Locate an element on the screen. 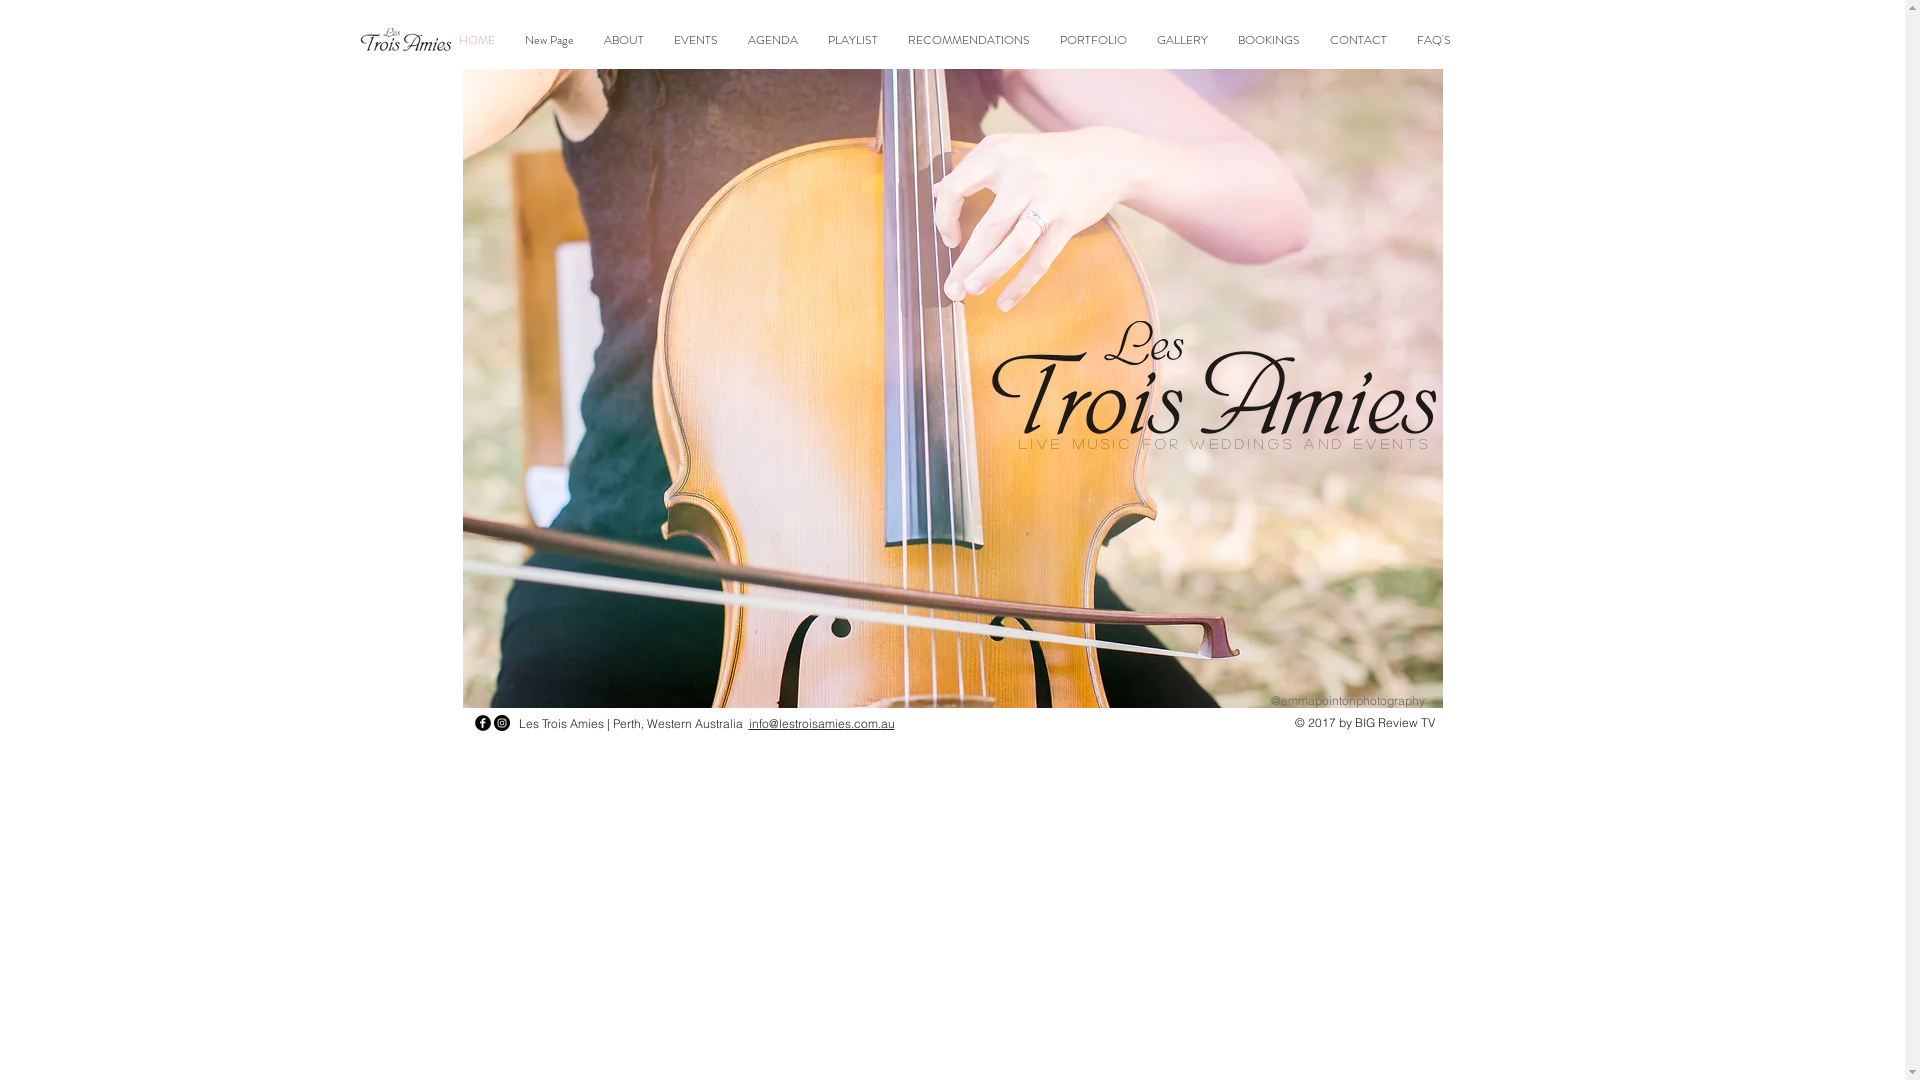 This screenshot has width=1920, height=1080. 'EVENTS' is located at coordinates (658, 40).